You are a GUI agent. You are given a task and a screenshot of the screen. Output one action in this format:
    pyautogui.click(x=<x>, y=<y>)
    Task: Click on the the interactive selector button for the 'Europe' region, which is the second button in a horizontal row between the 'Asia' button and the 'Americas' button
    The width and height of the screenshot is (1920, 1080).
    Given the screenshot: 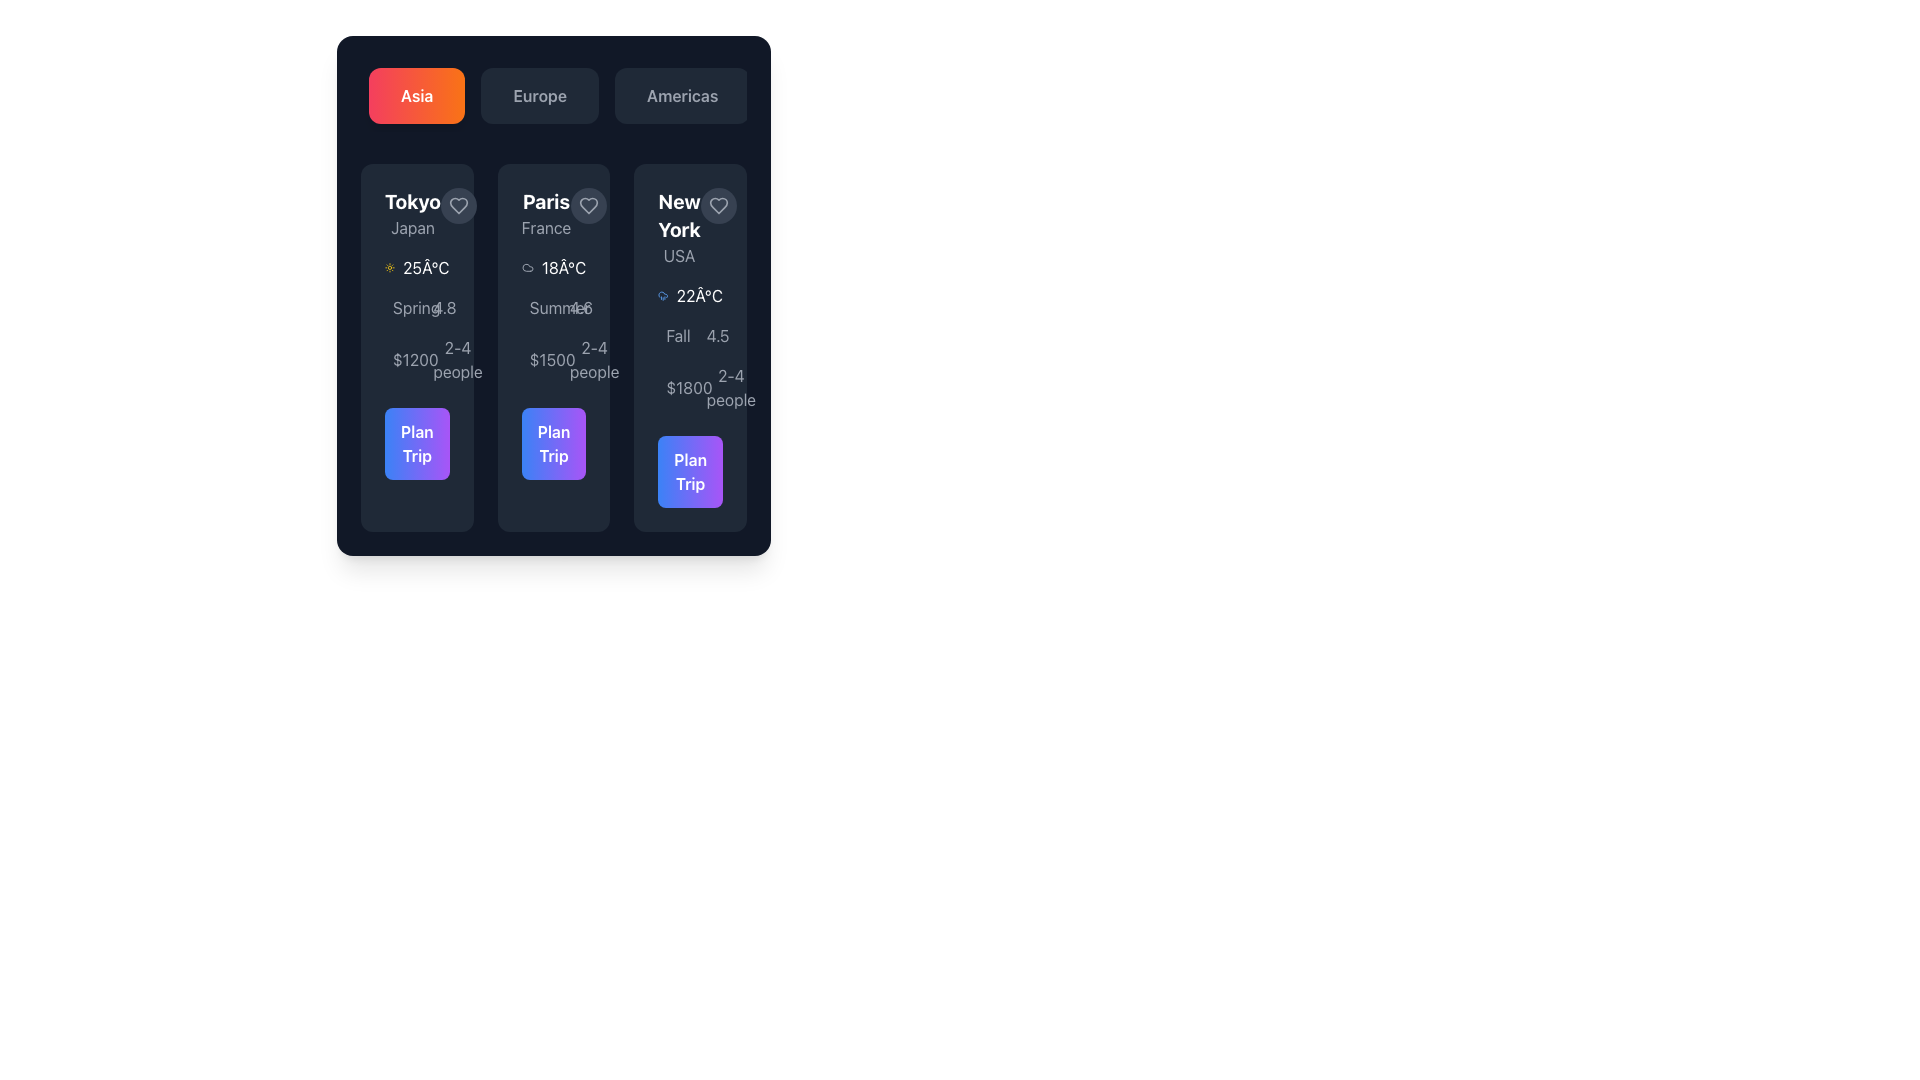 What is the action you would take?
    pyautogui.click(x=540, y=96)
    